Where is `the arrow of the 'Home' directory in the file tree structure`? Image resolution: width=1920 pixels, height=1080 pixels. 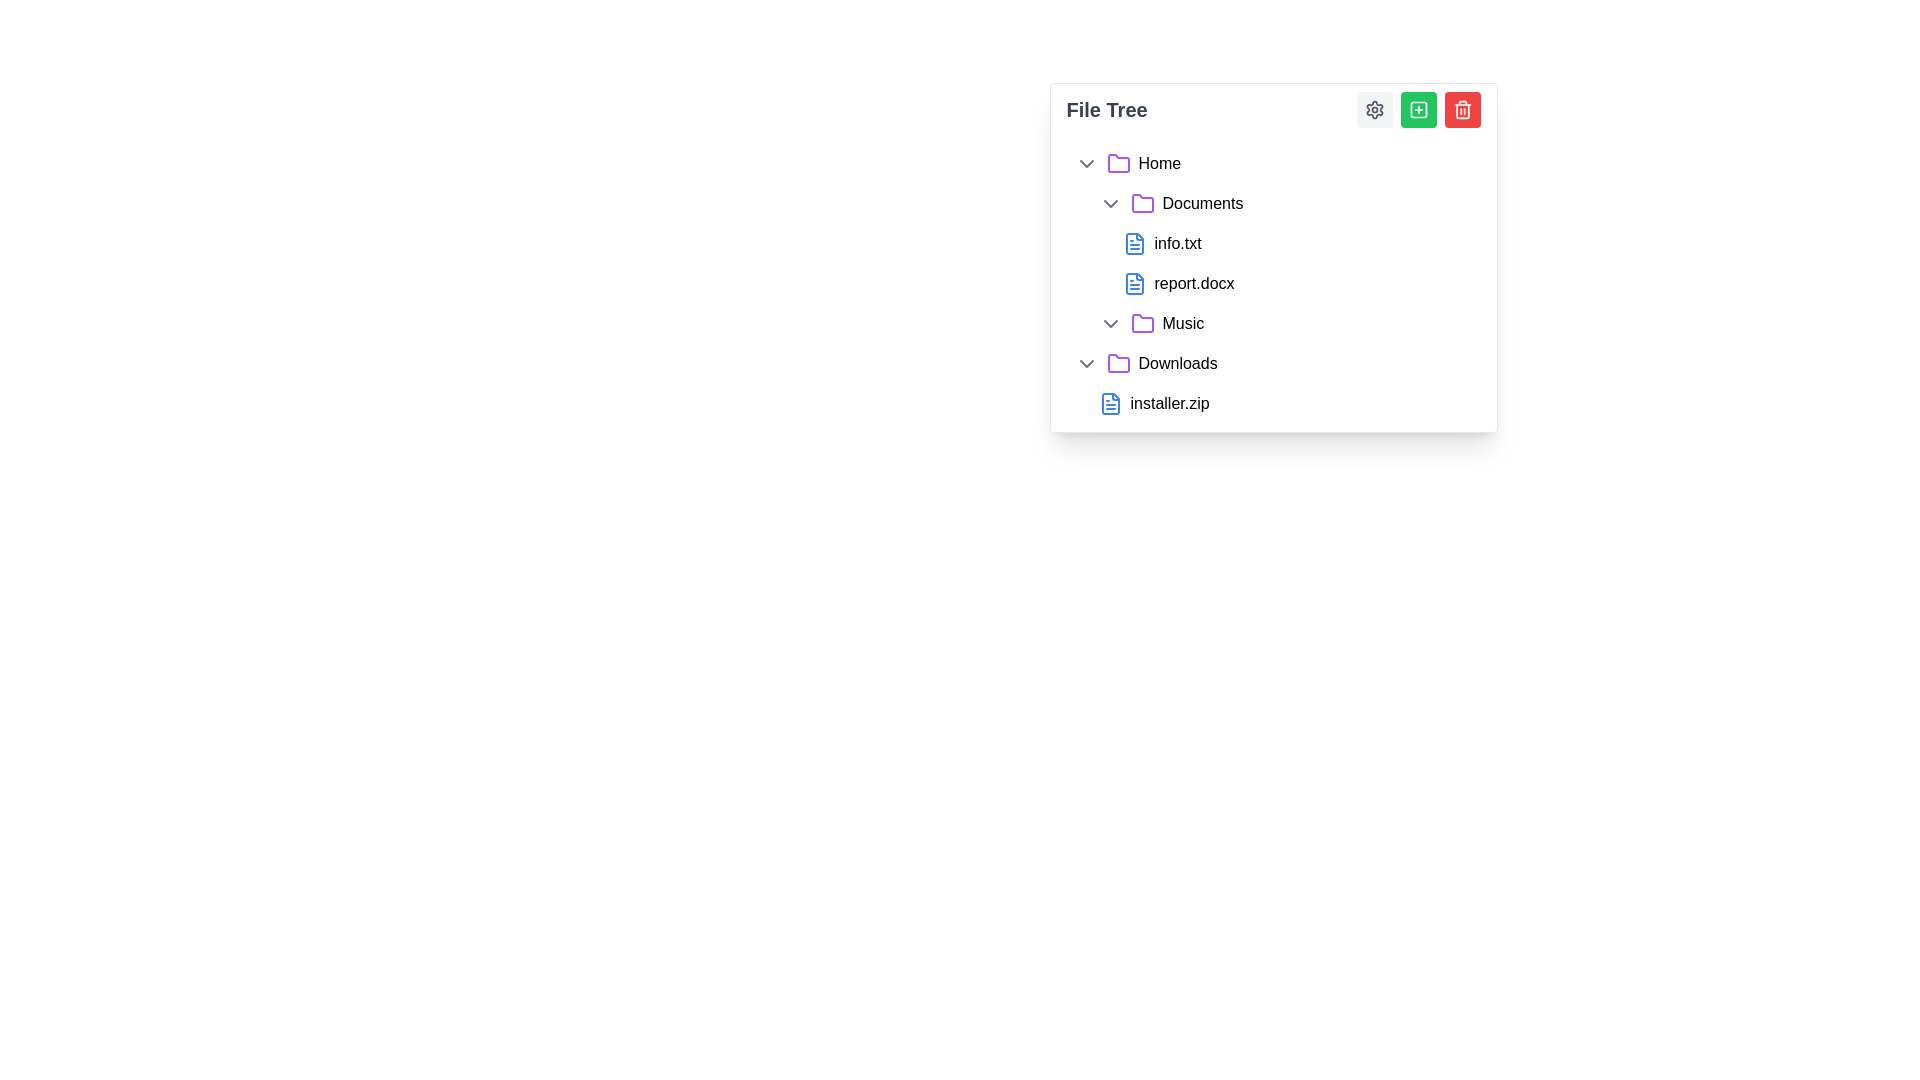 the arrow of the 'Home' directory in the file tree structure is located at coordinates (1272, 163).